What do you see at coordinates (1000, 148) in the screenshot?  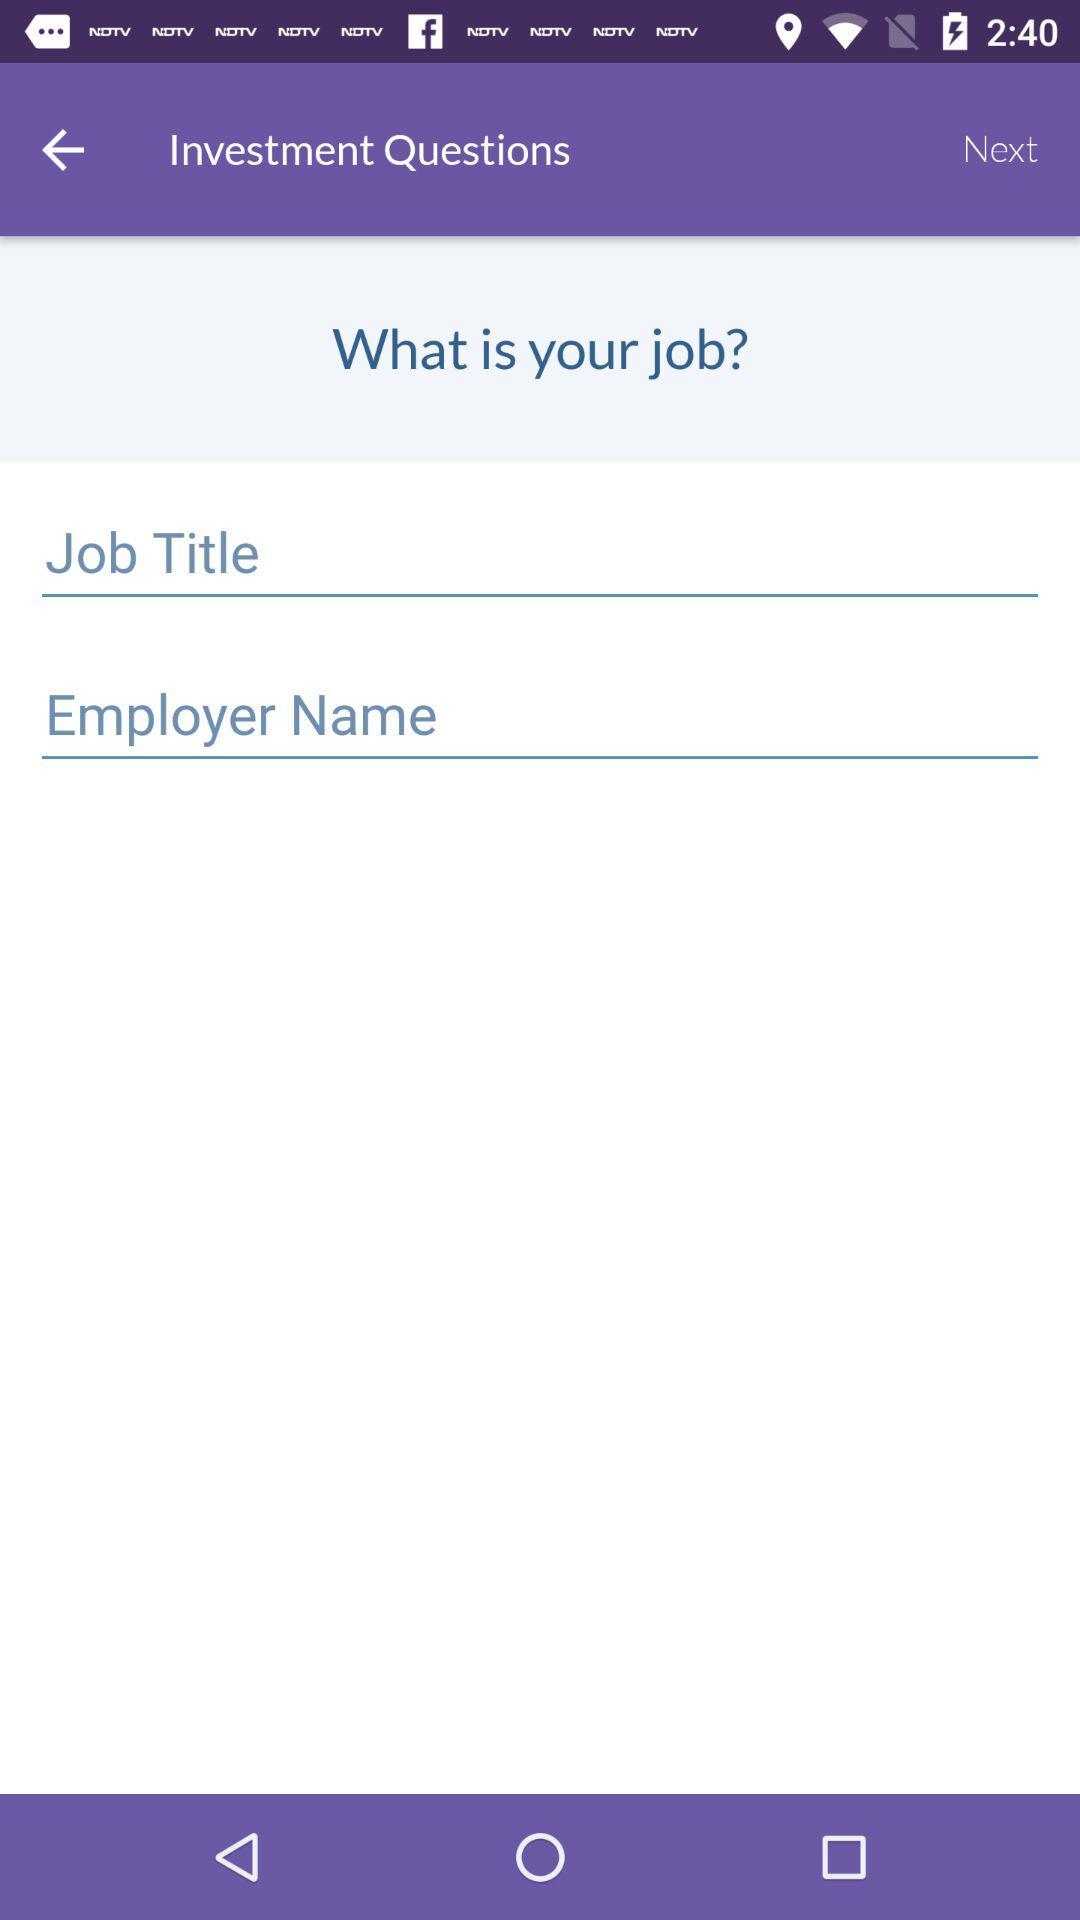 I see `next item` at bounding box center [1000, 148].